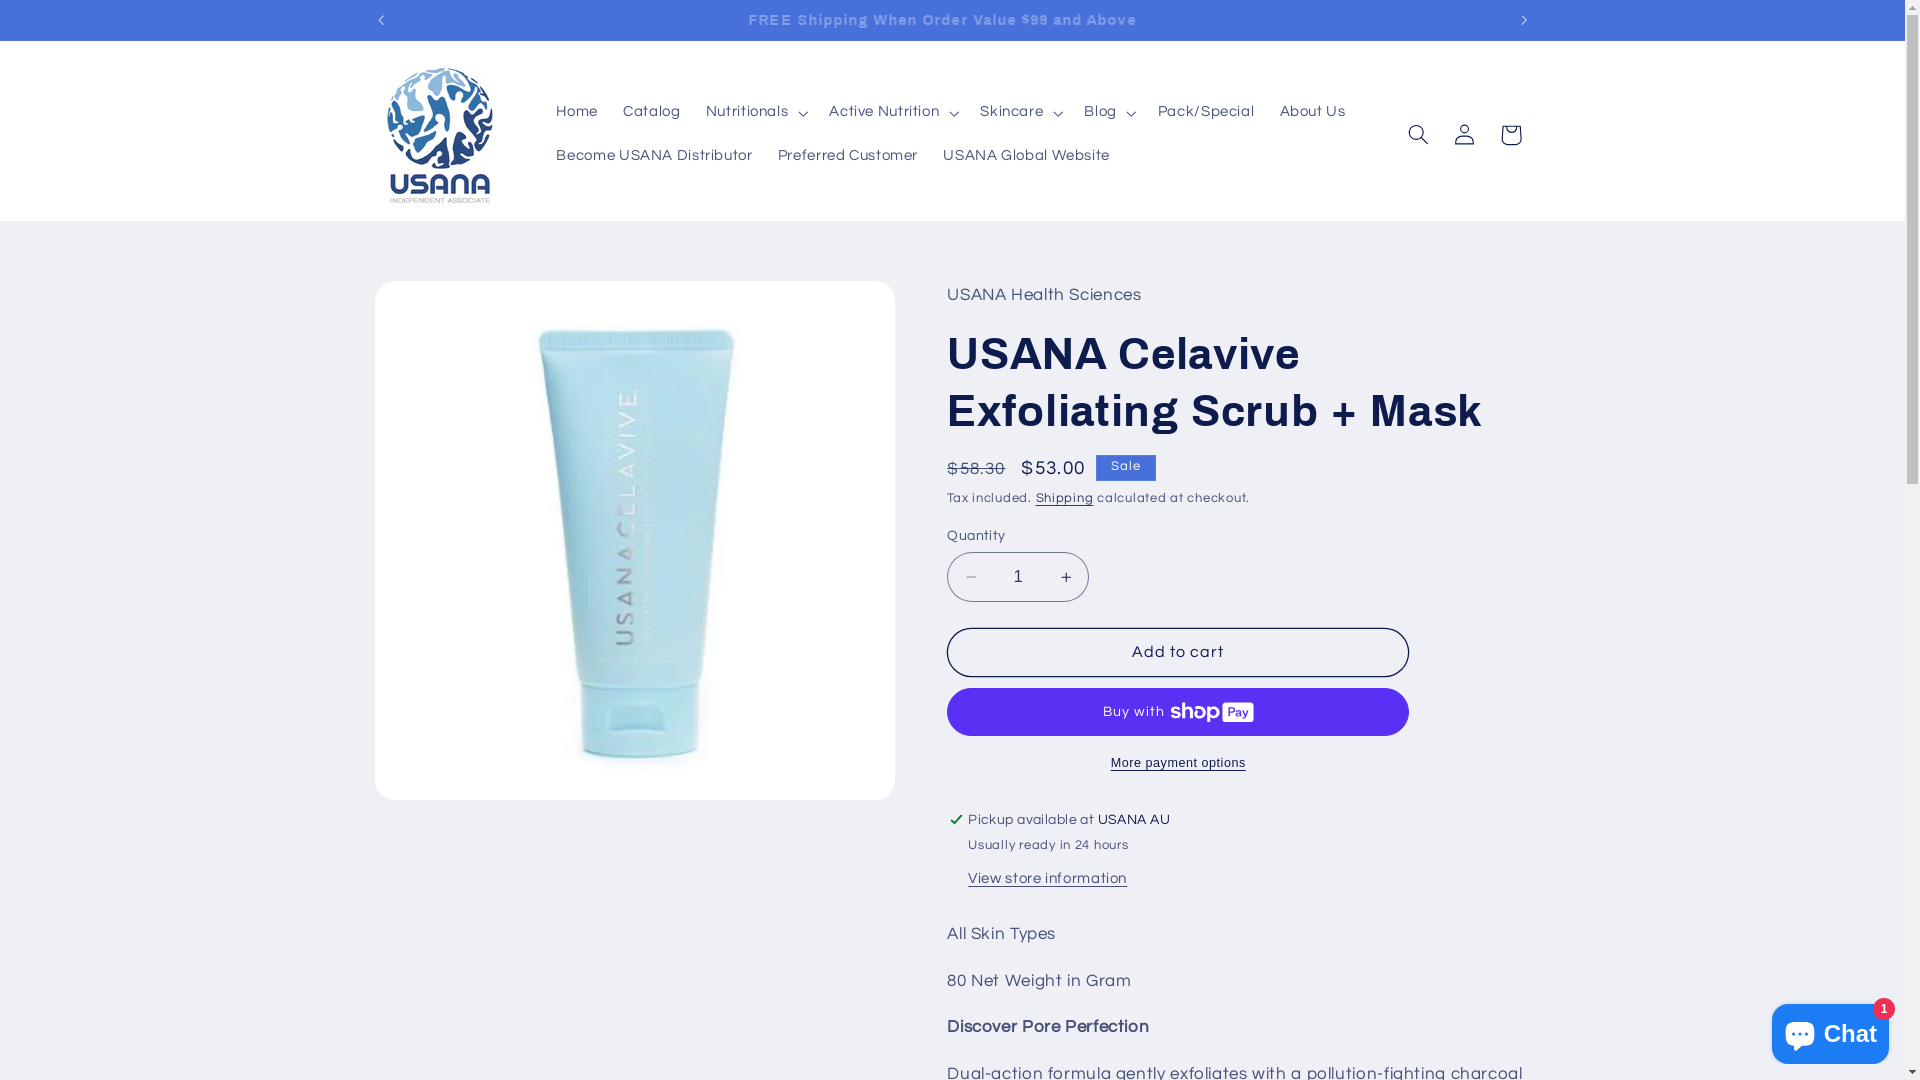  I want to click on 'Cart', so click(1511, 135).